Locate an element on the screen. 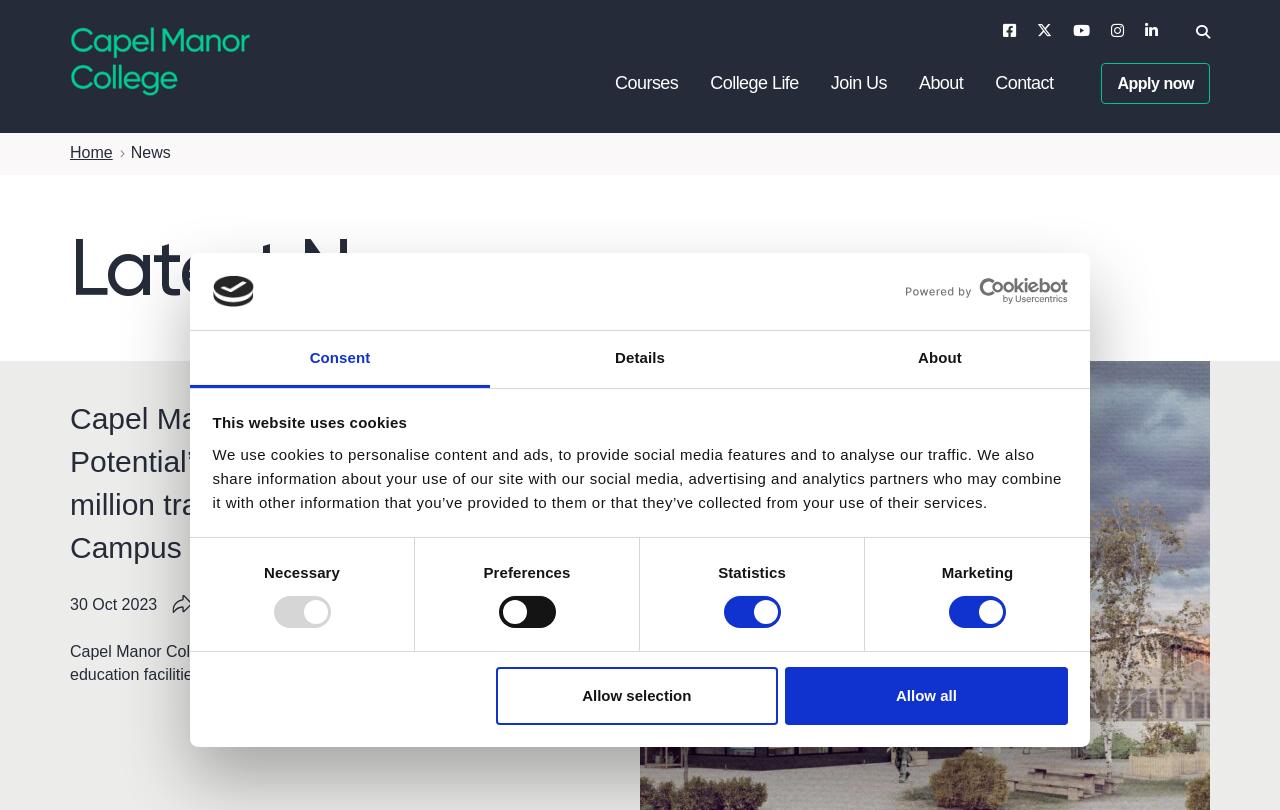  'Necessary' is located at coordinates (262, 571).